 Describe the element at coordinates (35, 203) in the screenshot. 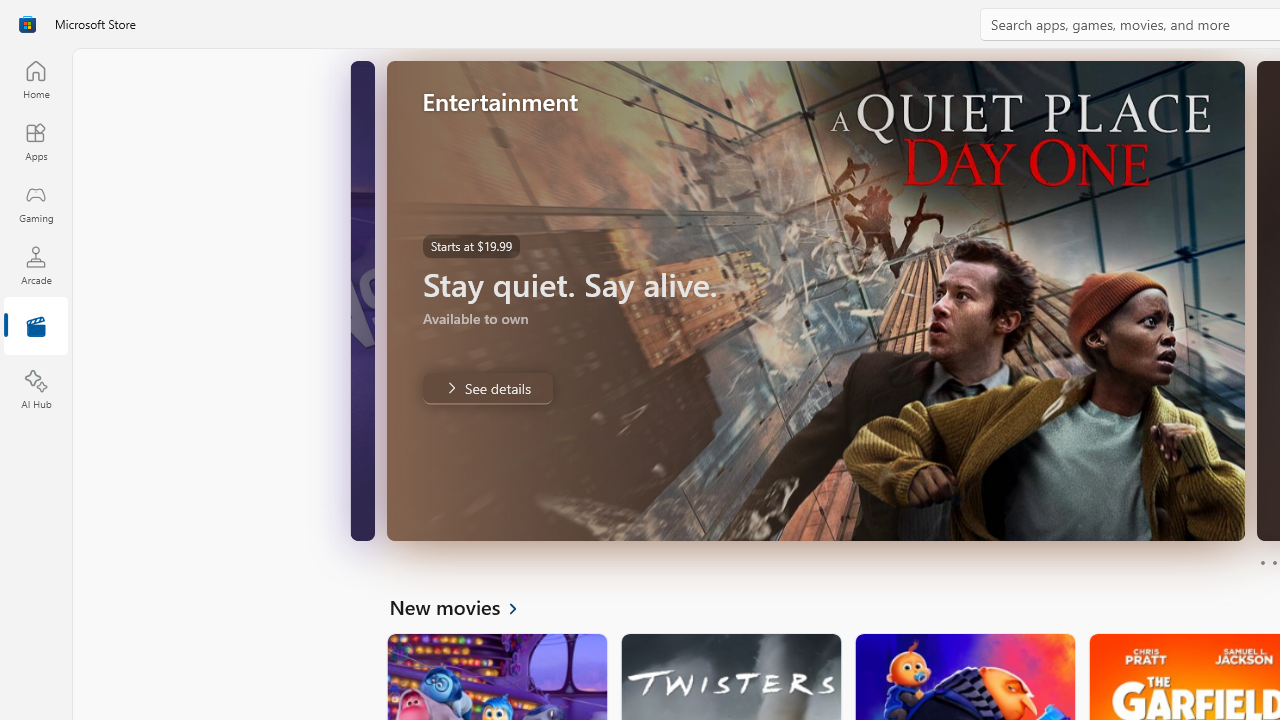

I see `'Gaming'` at that location.